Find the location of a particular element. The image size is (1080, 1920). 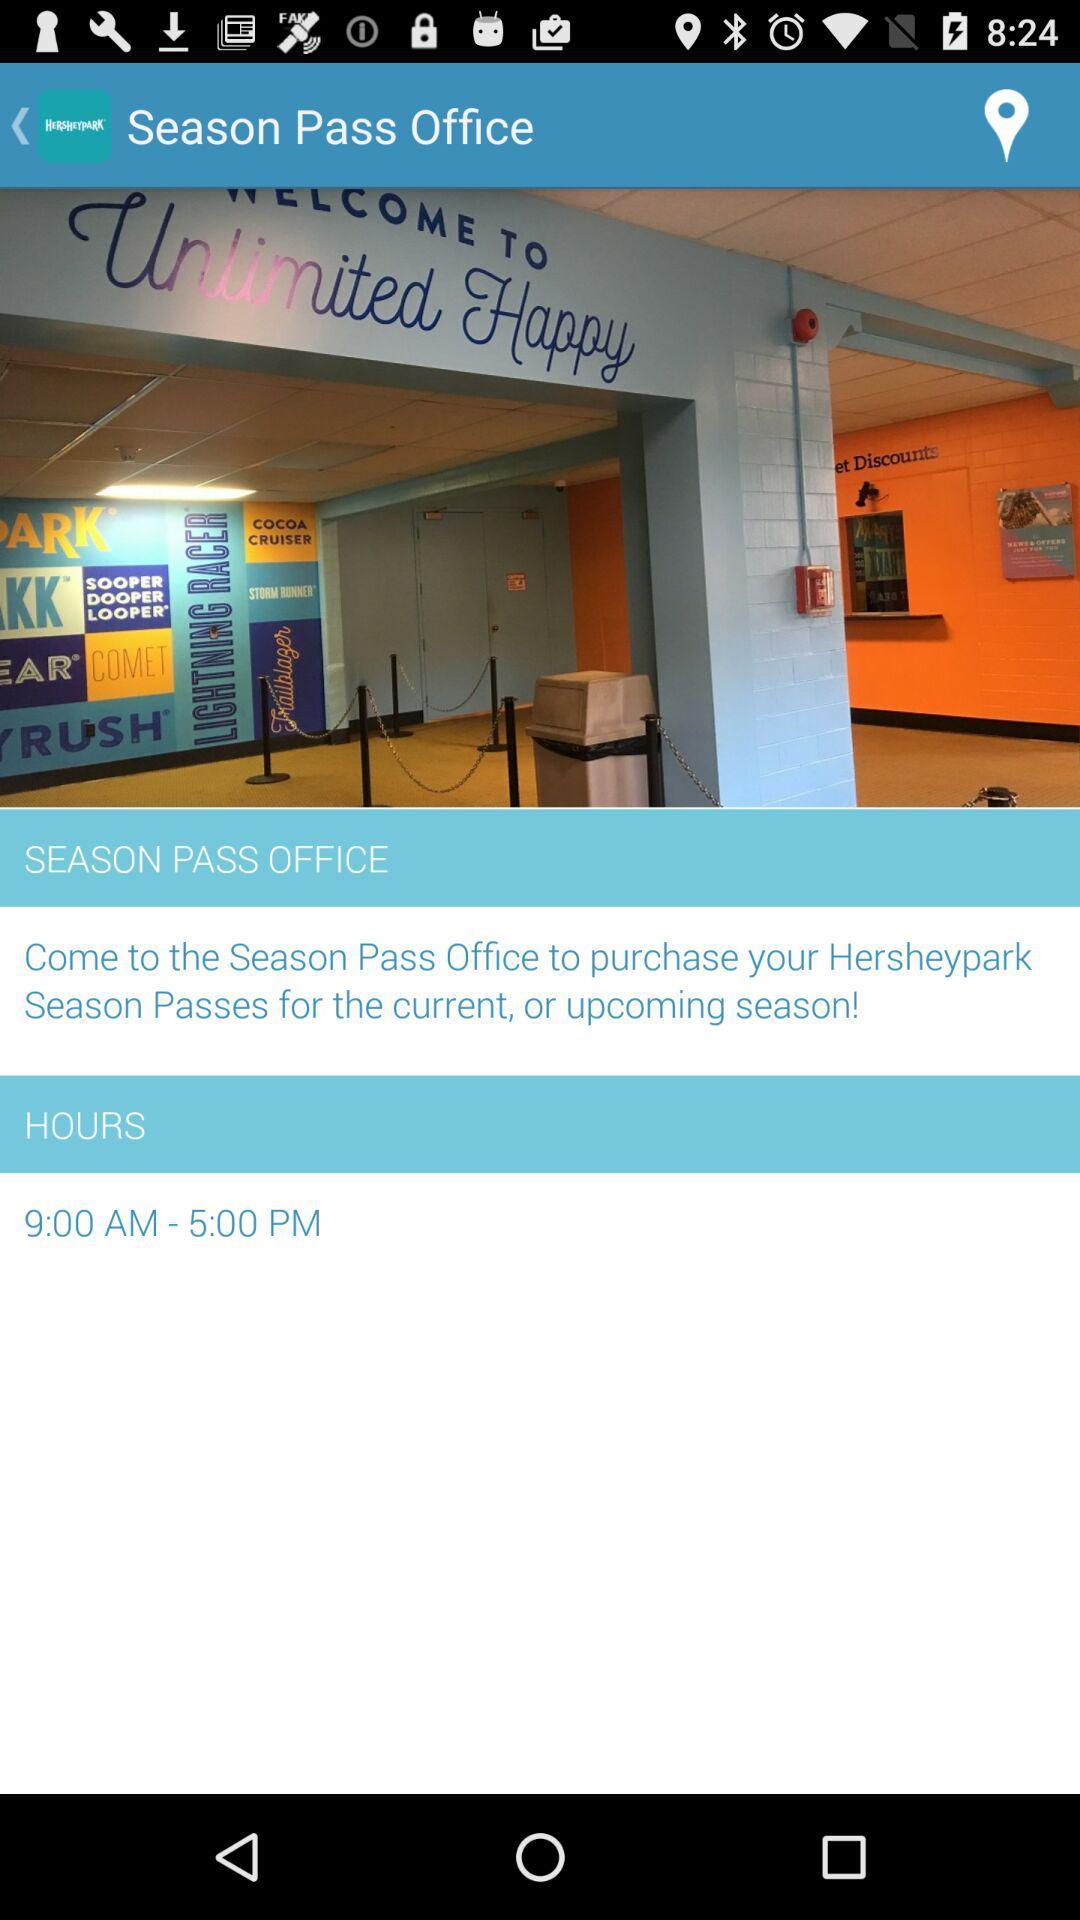

the hours is located at coordinates (540, 1124).